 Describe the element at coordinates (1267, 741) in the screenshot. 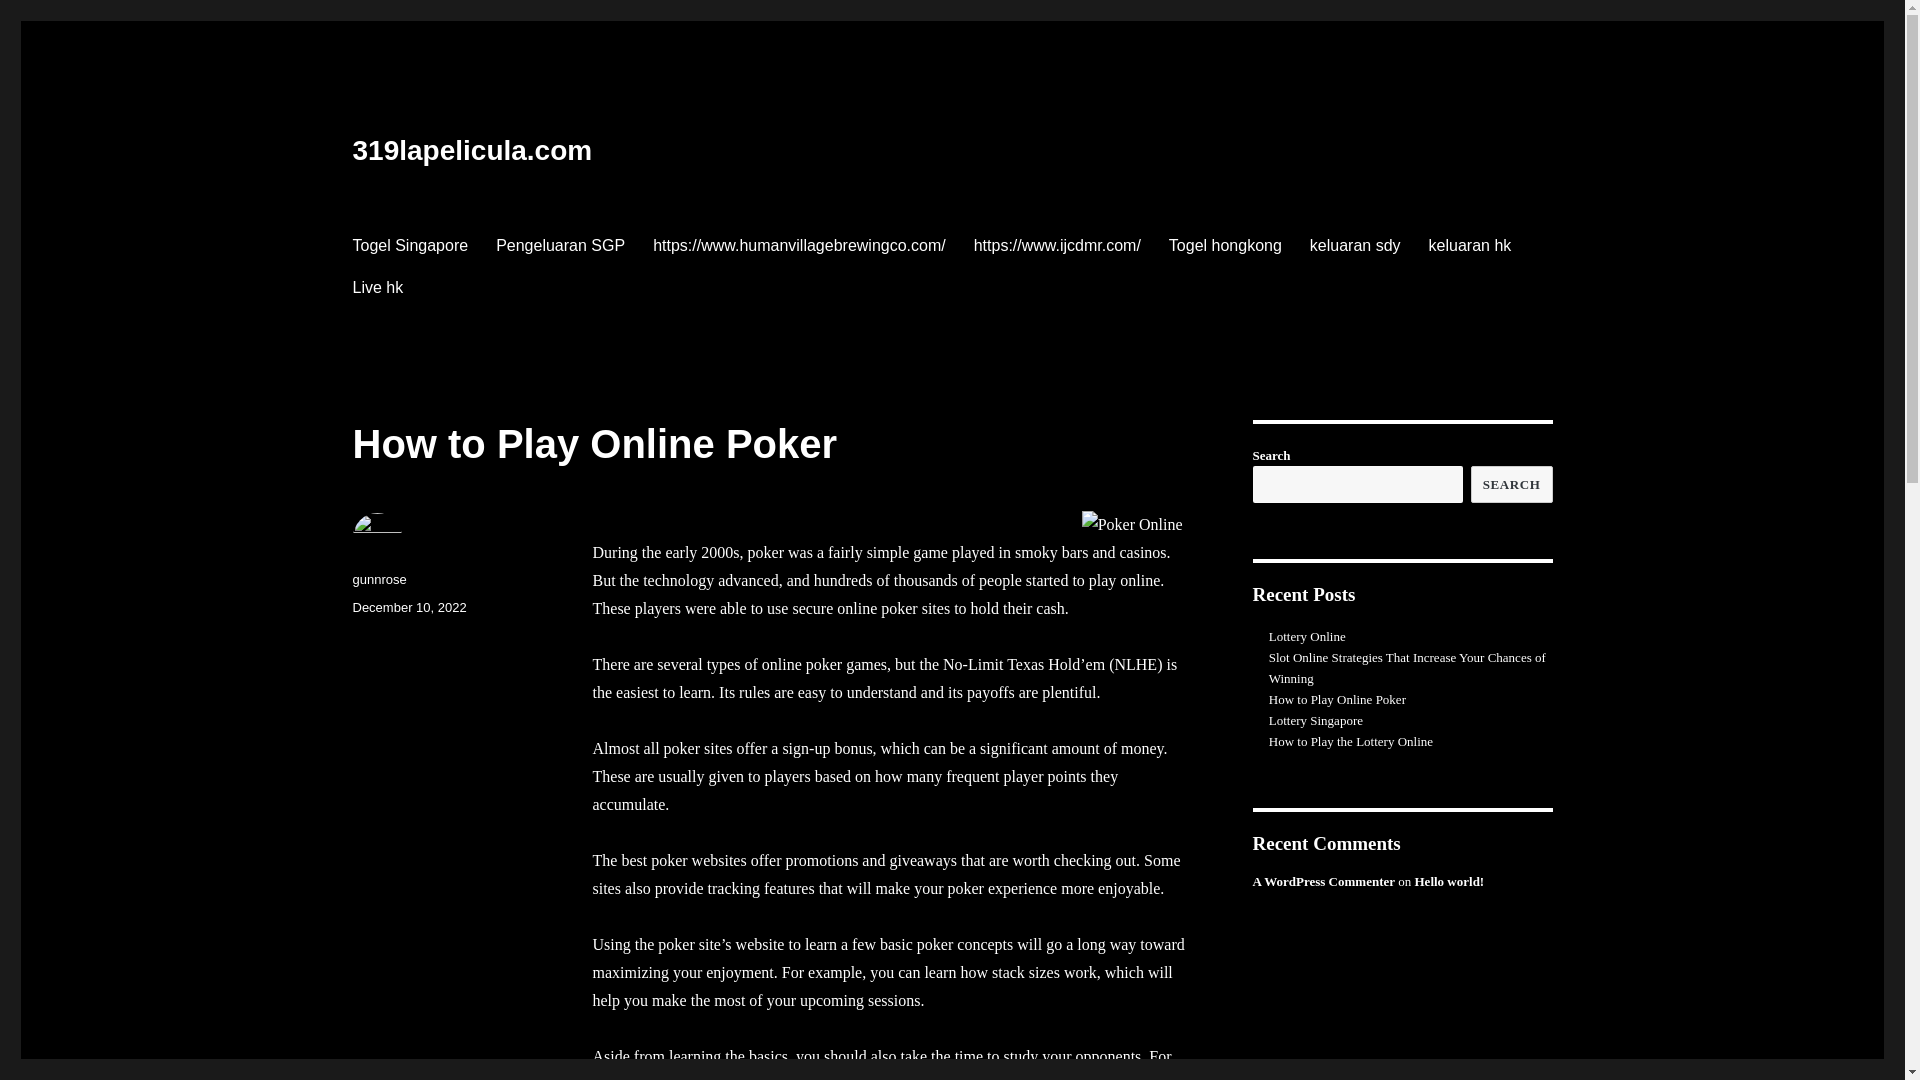

I see `'How to Play the Lottery Online'` at that location.